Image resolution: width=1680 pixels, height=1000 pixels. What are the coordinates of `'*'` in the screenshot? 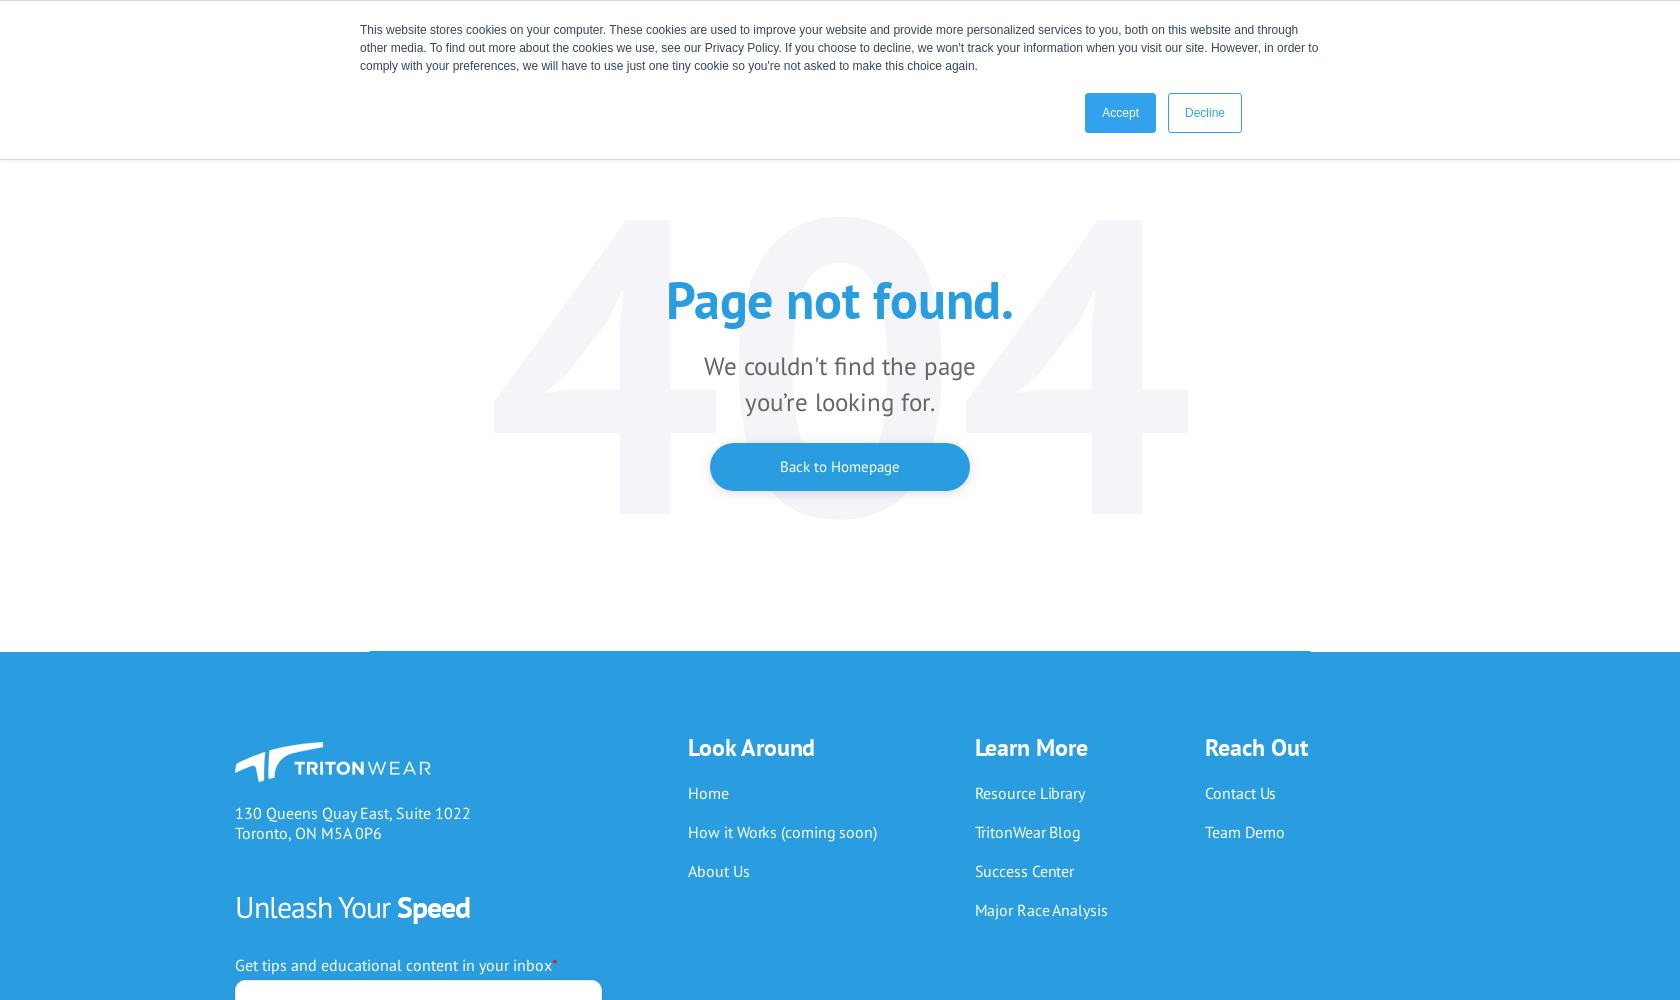 It's located at (555, 963).